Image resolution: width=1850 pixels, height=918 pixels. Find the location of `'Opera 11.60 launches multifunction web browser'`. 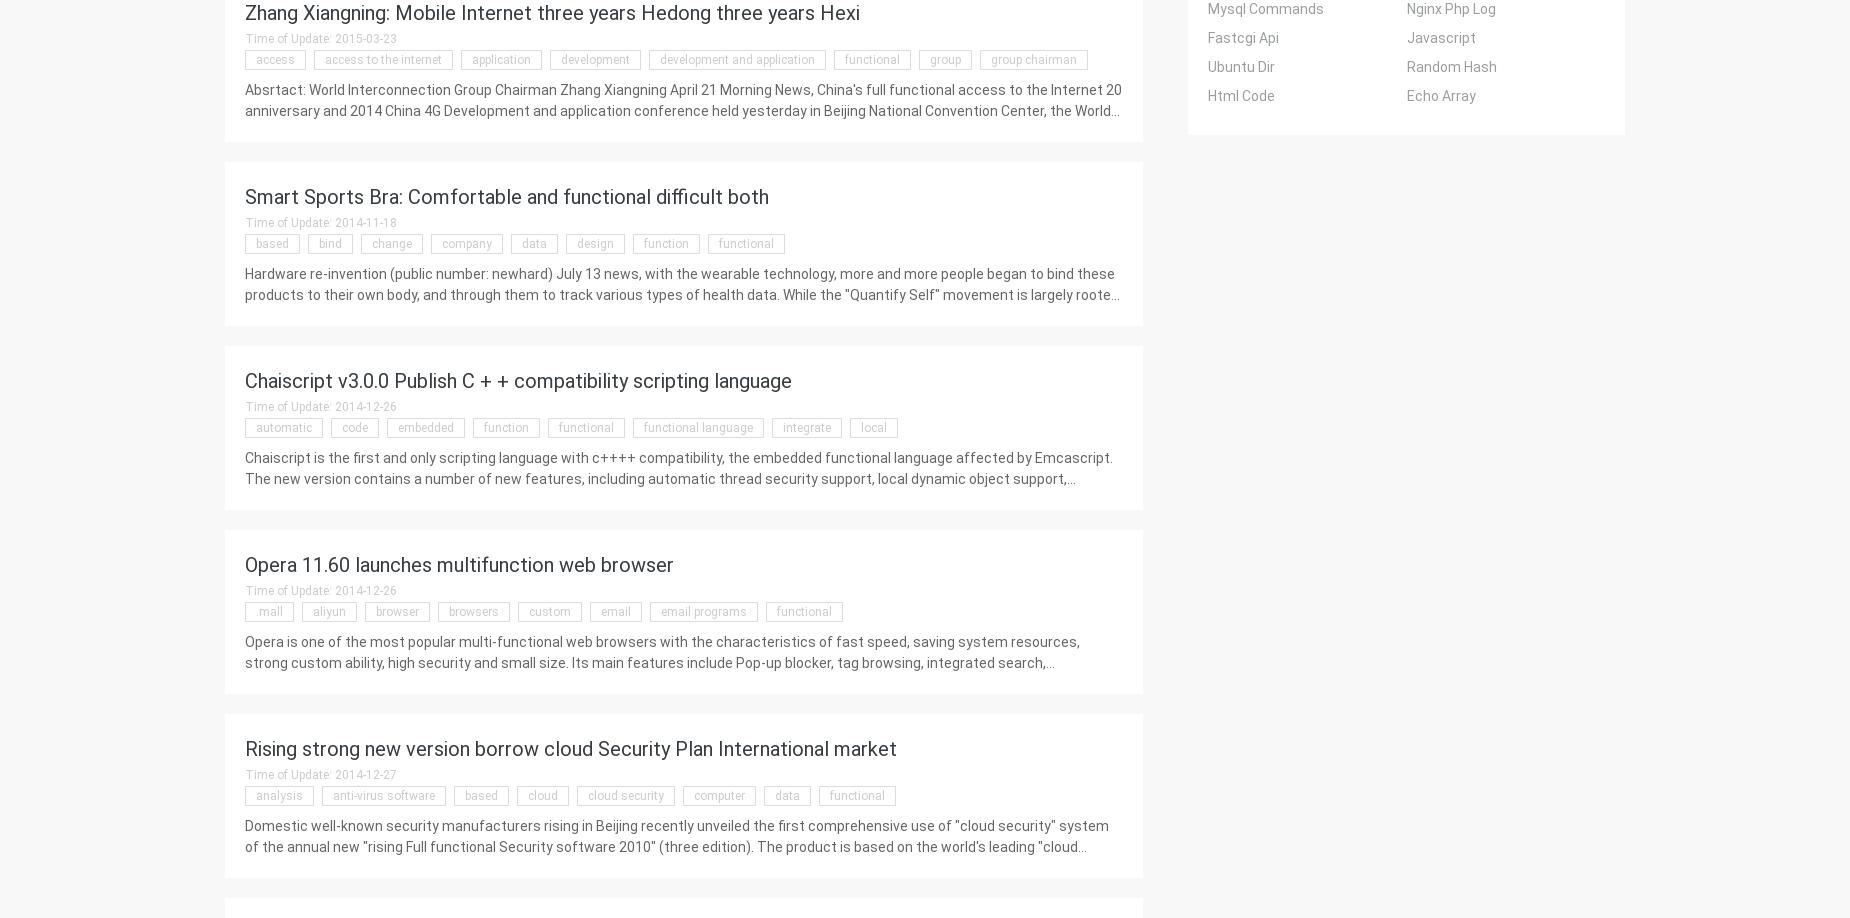

'Opera 11.60 launches multifunction web browser' is located at coordinates (458, 564).